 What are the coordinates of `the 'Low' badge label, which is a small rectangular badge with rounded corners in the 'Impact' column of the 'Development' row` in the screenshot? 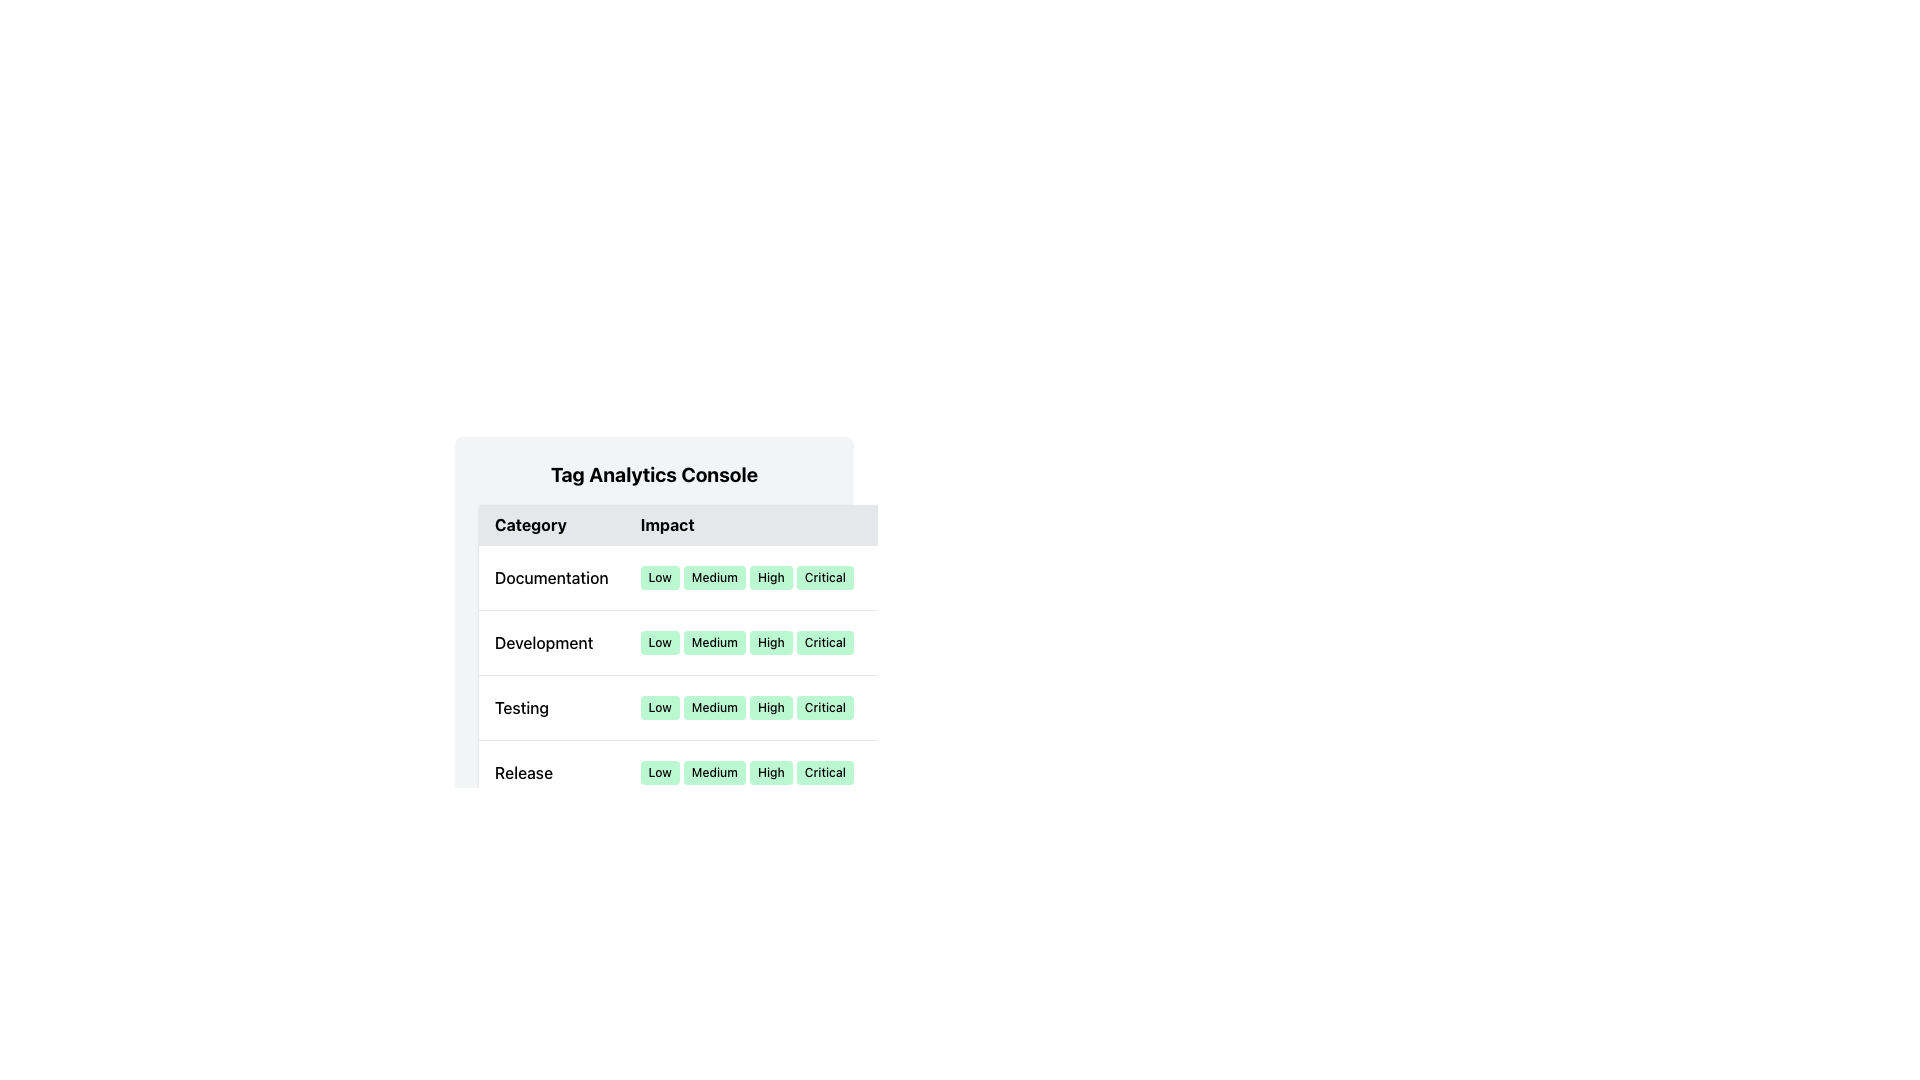 It's located at (660, 643).